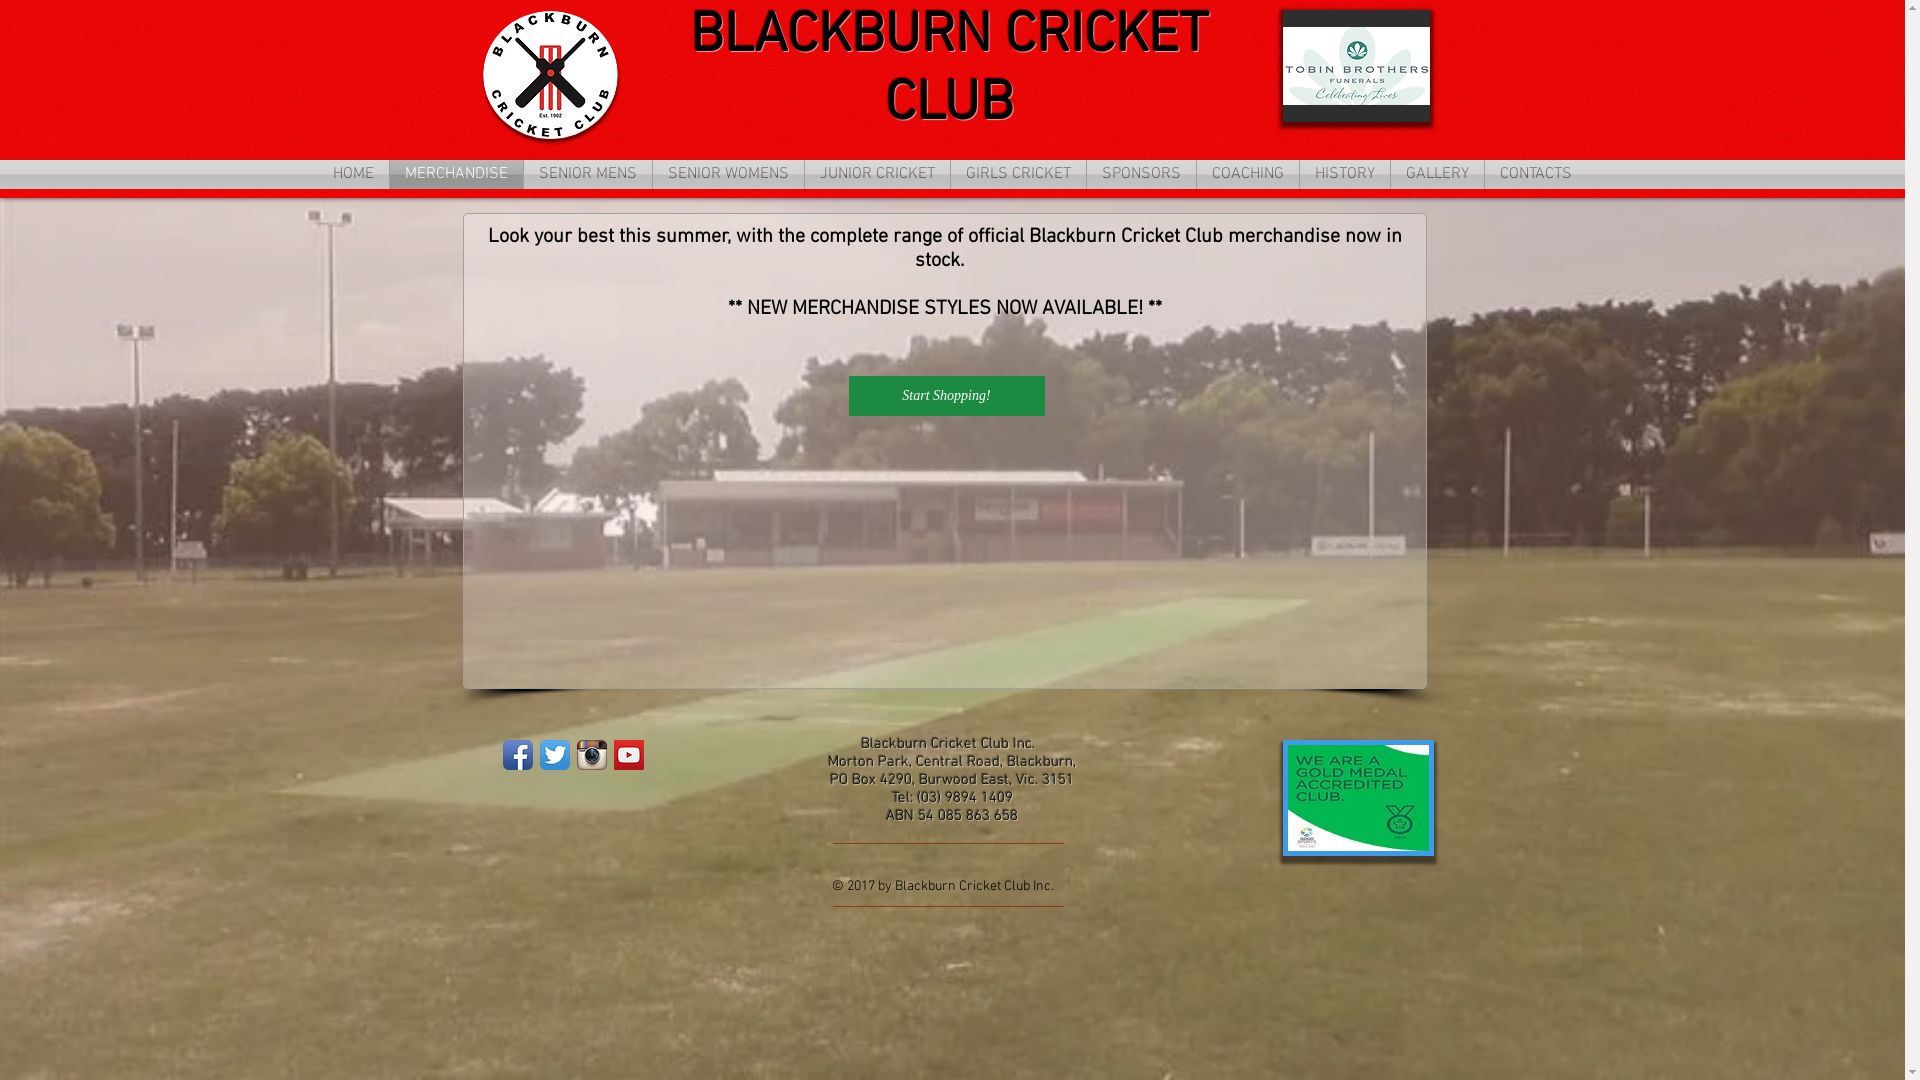 This screenshot has height=1080, width=1920. Describe the element at coordinates (1018, 173) in the screenshot. I see `'GIRLS CRICKET'` at that location.